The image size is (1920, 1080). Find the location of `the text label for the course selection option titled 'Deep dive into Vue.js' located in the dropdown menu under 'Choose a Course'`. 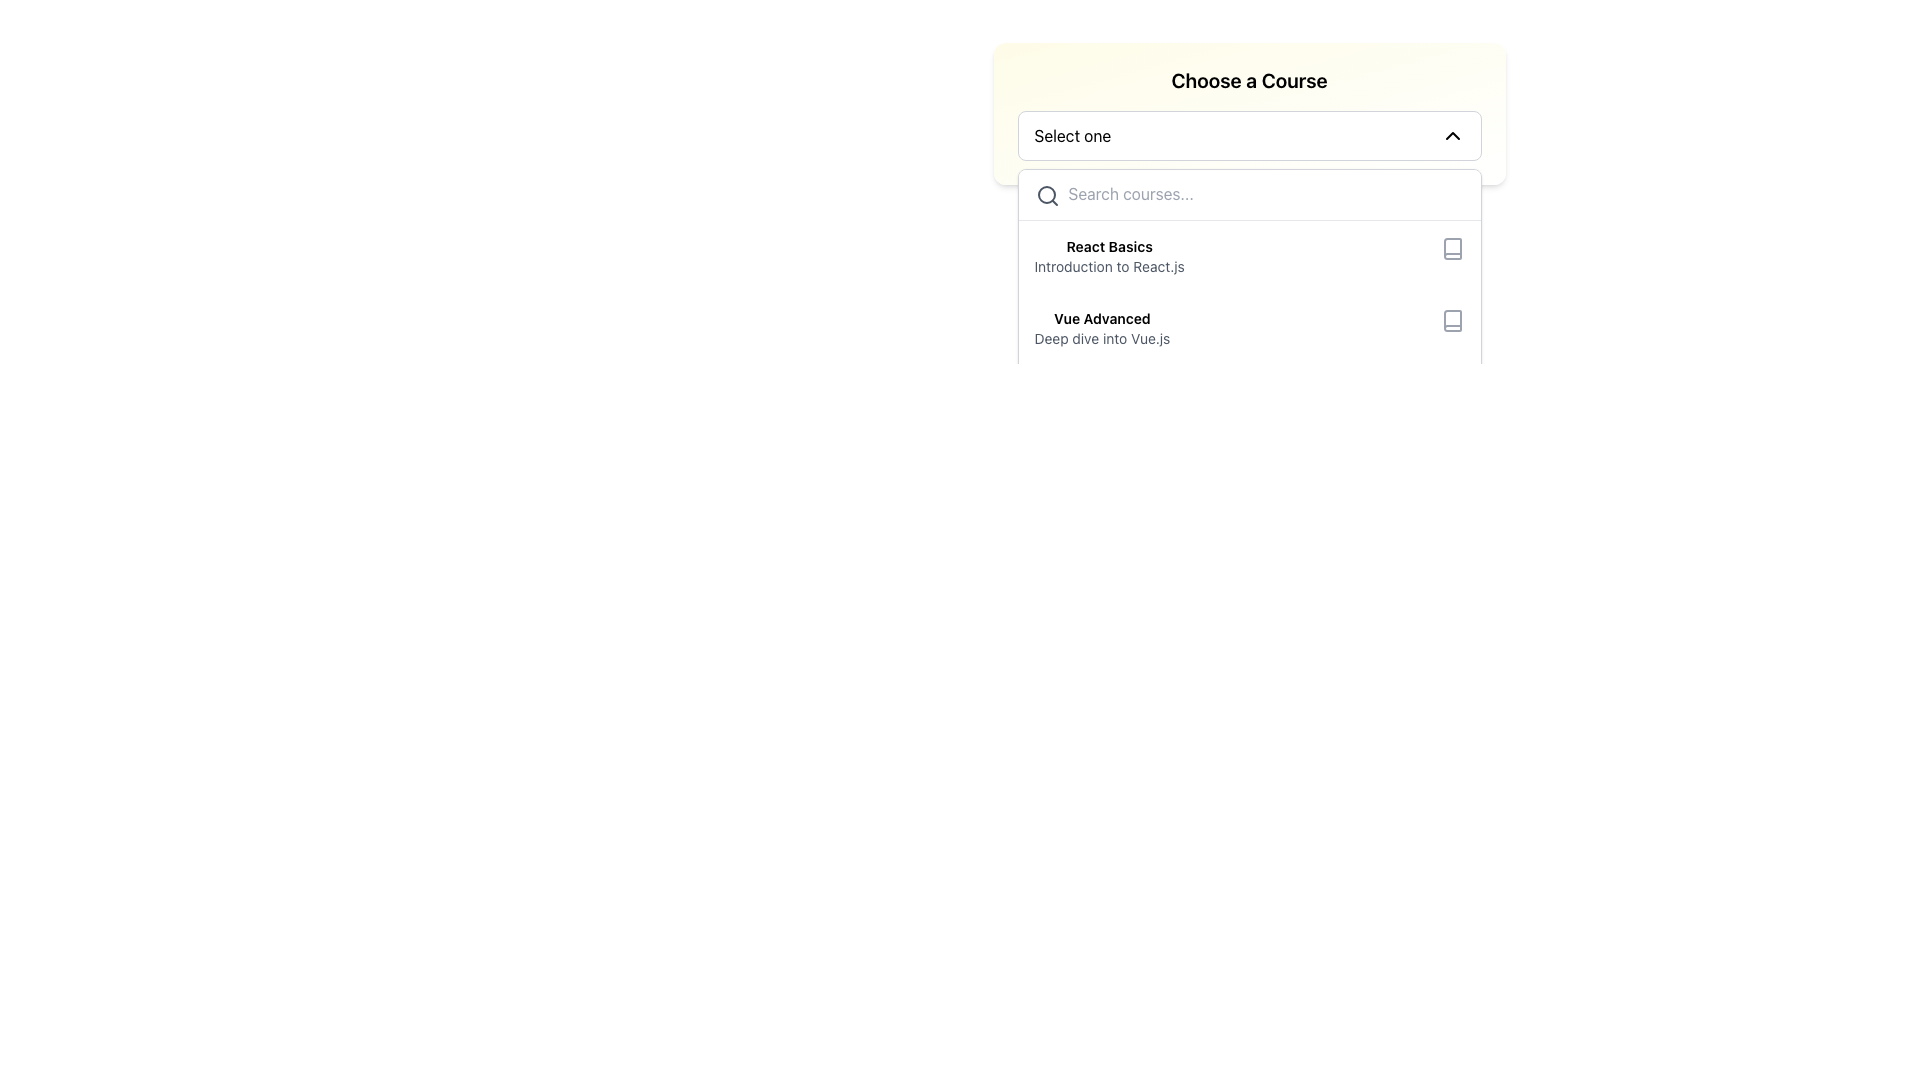

the text label for the course selection option titled 'Deep dive into Vue.js' located in the dropdown menu under 'Choose a Course' is located at coordinates (1101, 317).